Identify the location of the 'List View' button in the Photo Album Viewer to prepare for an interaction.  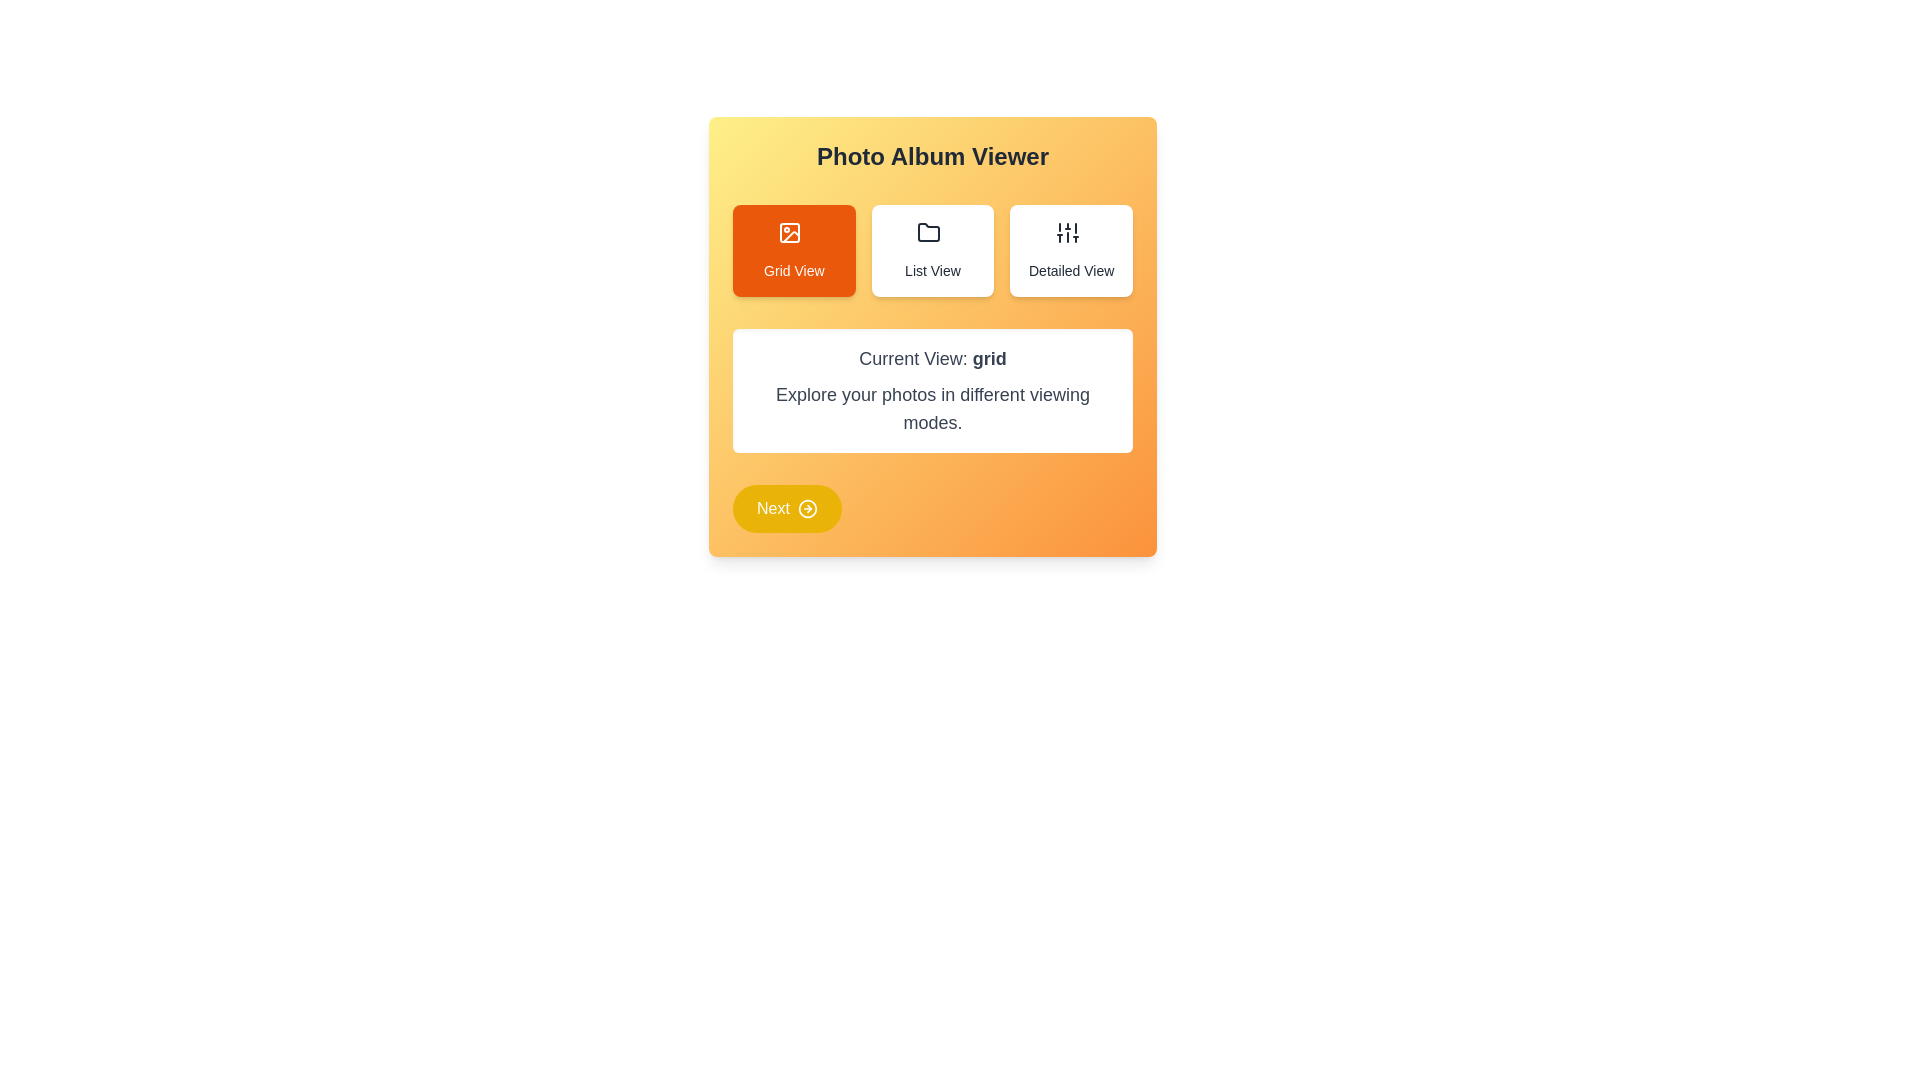
(931, 249).